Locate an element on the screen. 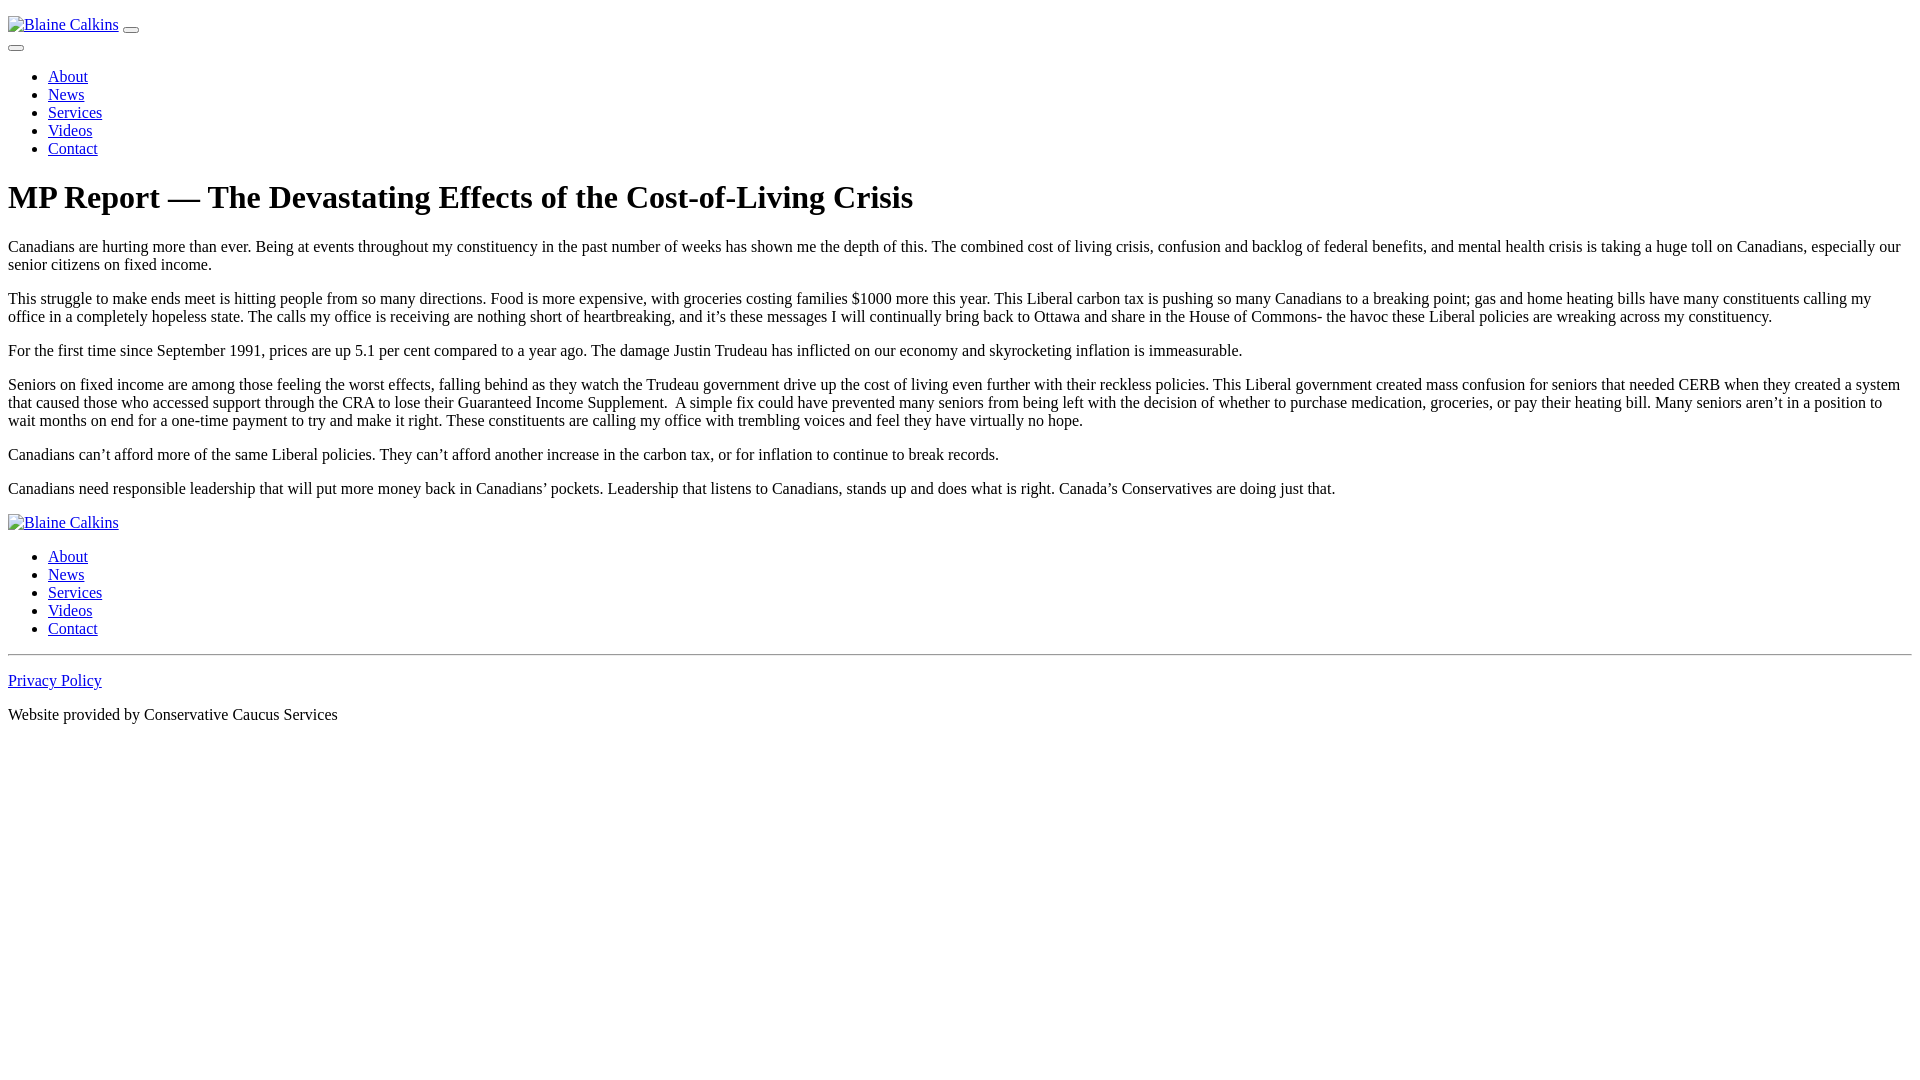  'Contact' is located at coordinates (48, 147).